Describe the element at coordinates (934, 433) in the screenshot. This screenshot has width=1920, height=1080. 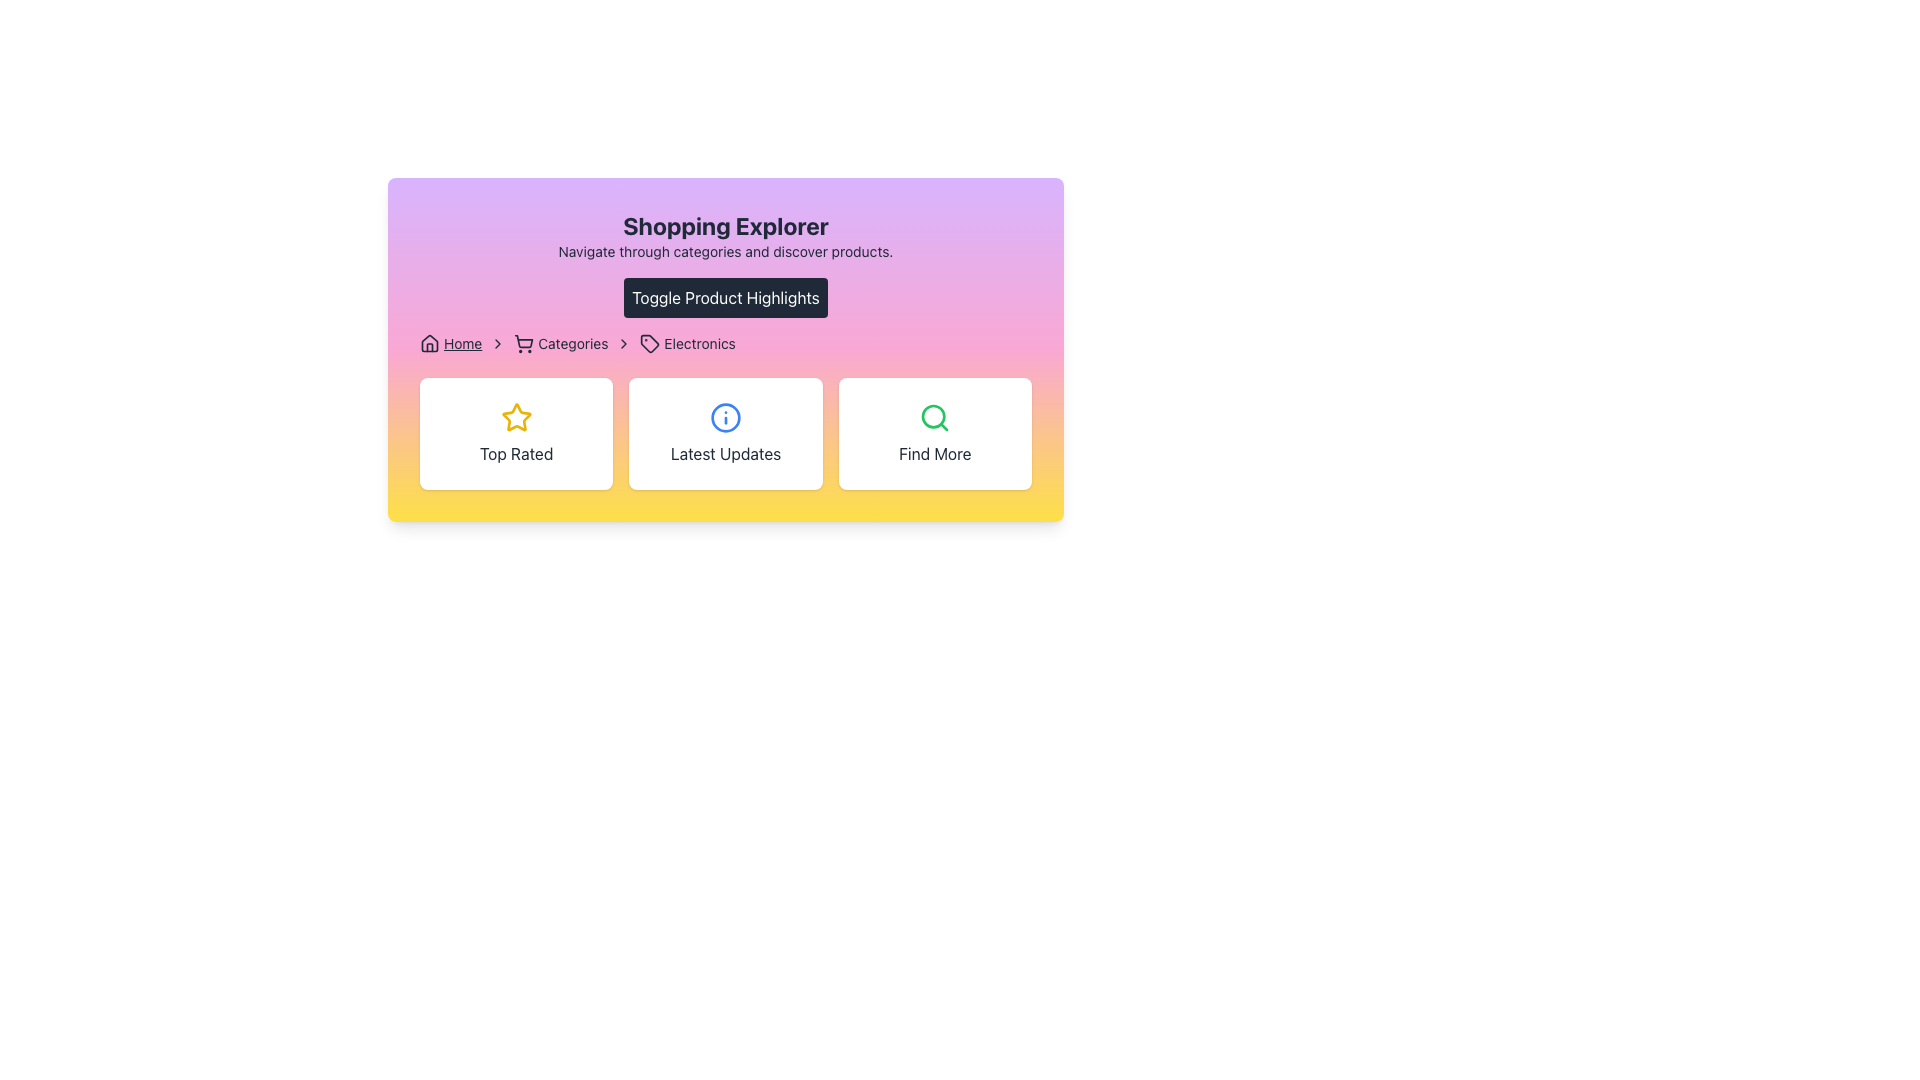
I see `the 'Find More' button-like card, which features a green magnifying glass icon at the top and the text 'Find More' centered below it` at that location.